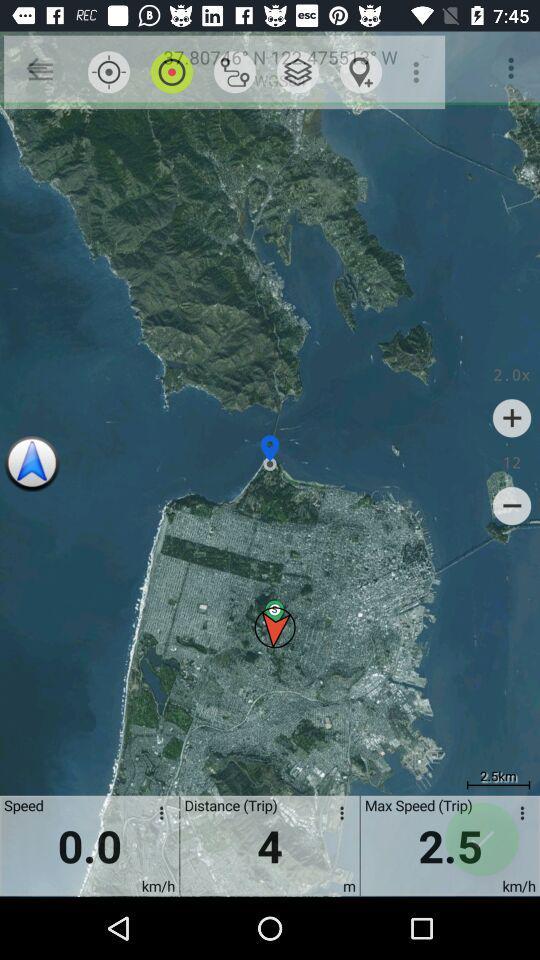 The image size is (540, 960). Describe the element at coordinates (337, 816) in the screenshot. I see `the more icon` at that location.